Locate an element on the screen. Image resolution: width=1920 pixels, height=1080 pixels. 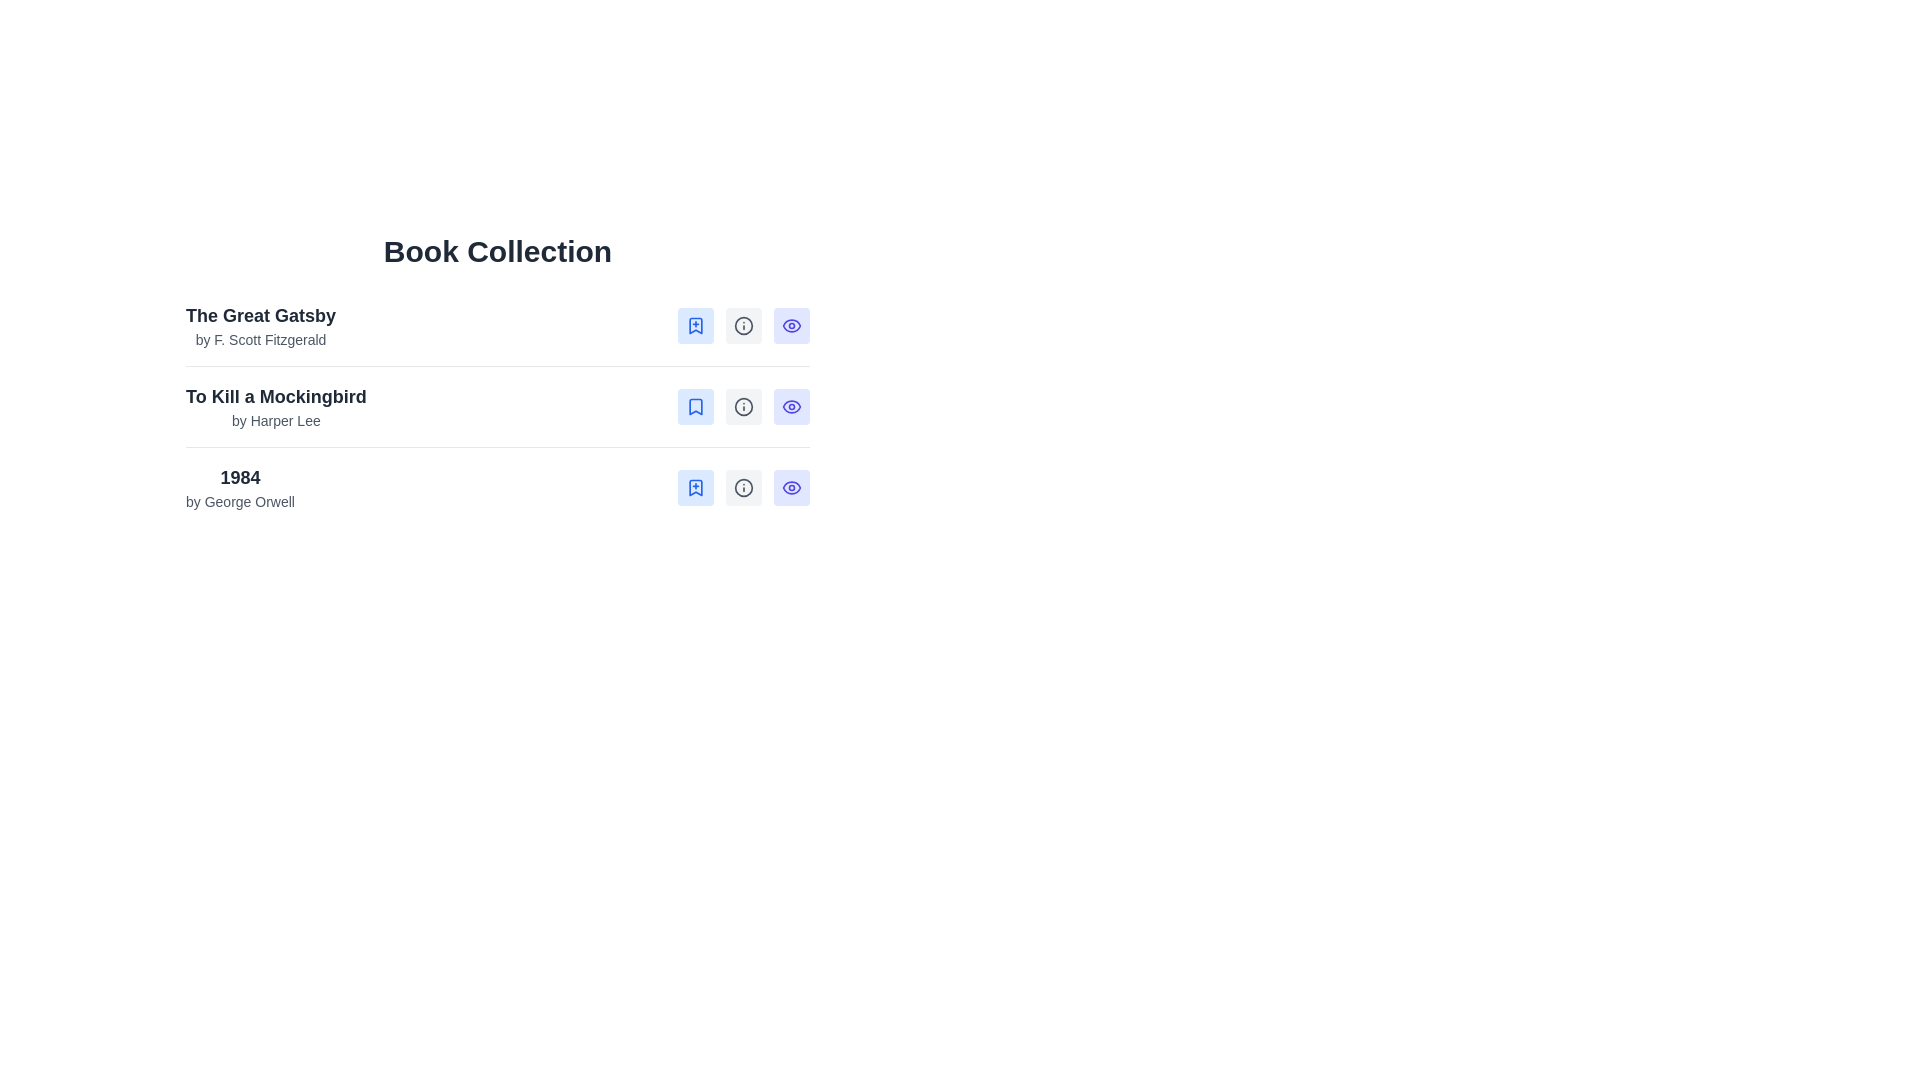
the text label displaying 'by F. Scott Fitzgerald', which is styled in a smaller gray font and positioned beneath the main title 'The Great Gatsby' is located at coordinates (259, 338).